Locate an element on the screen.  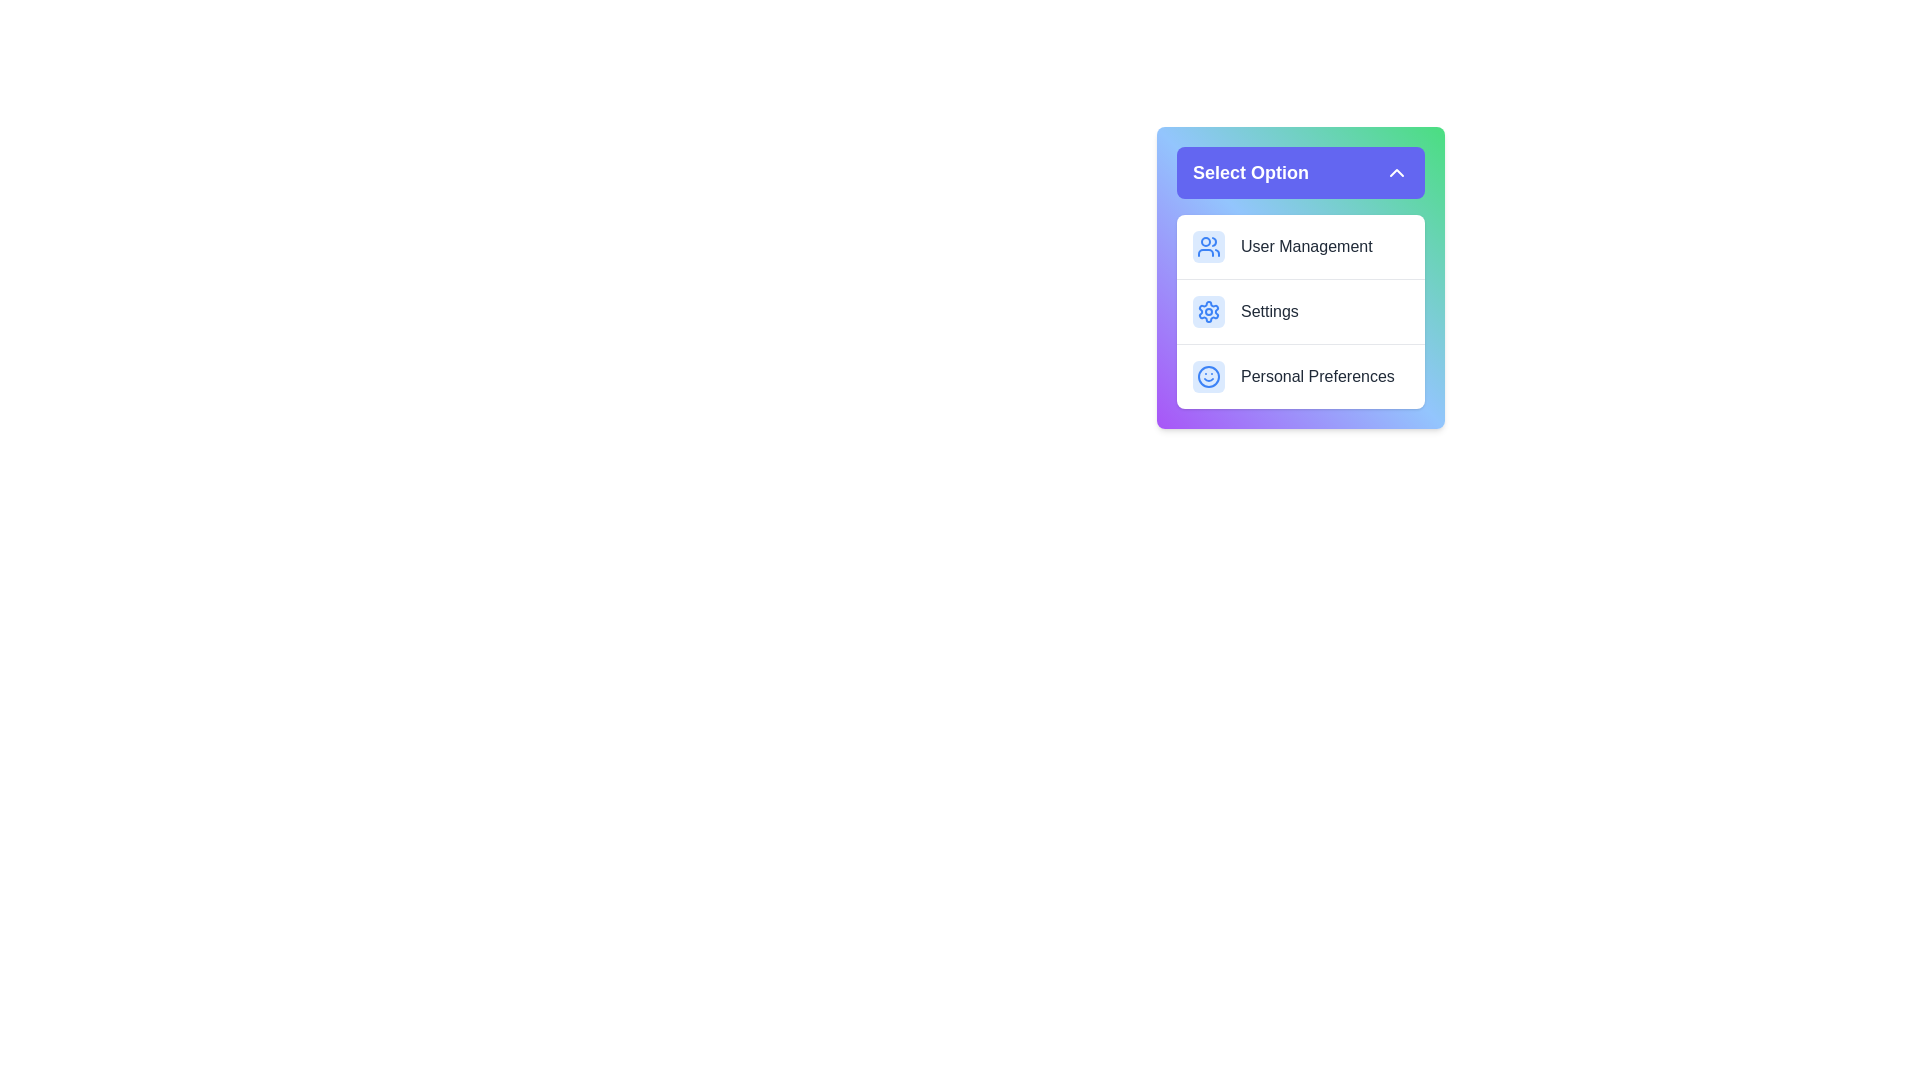
the User Management icon, which is the first icon in the vertically arranged menu list is located at coordinates (1208, 245).